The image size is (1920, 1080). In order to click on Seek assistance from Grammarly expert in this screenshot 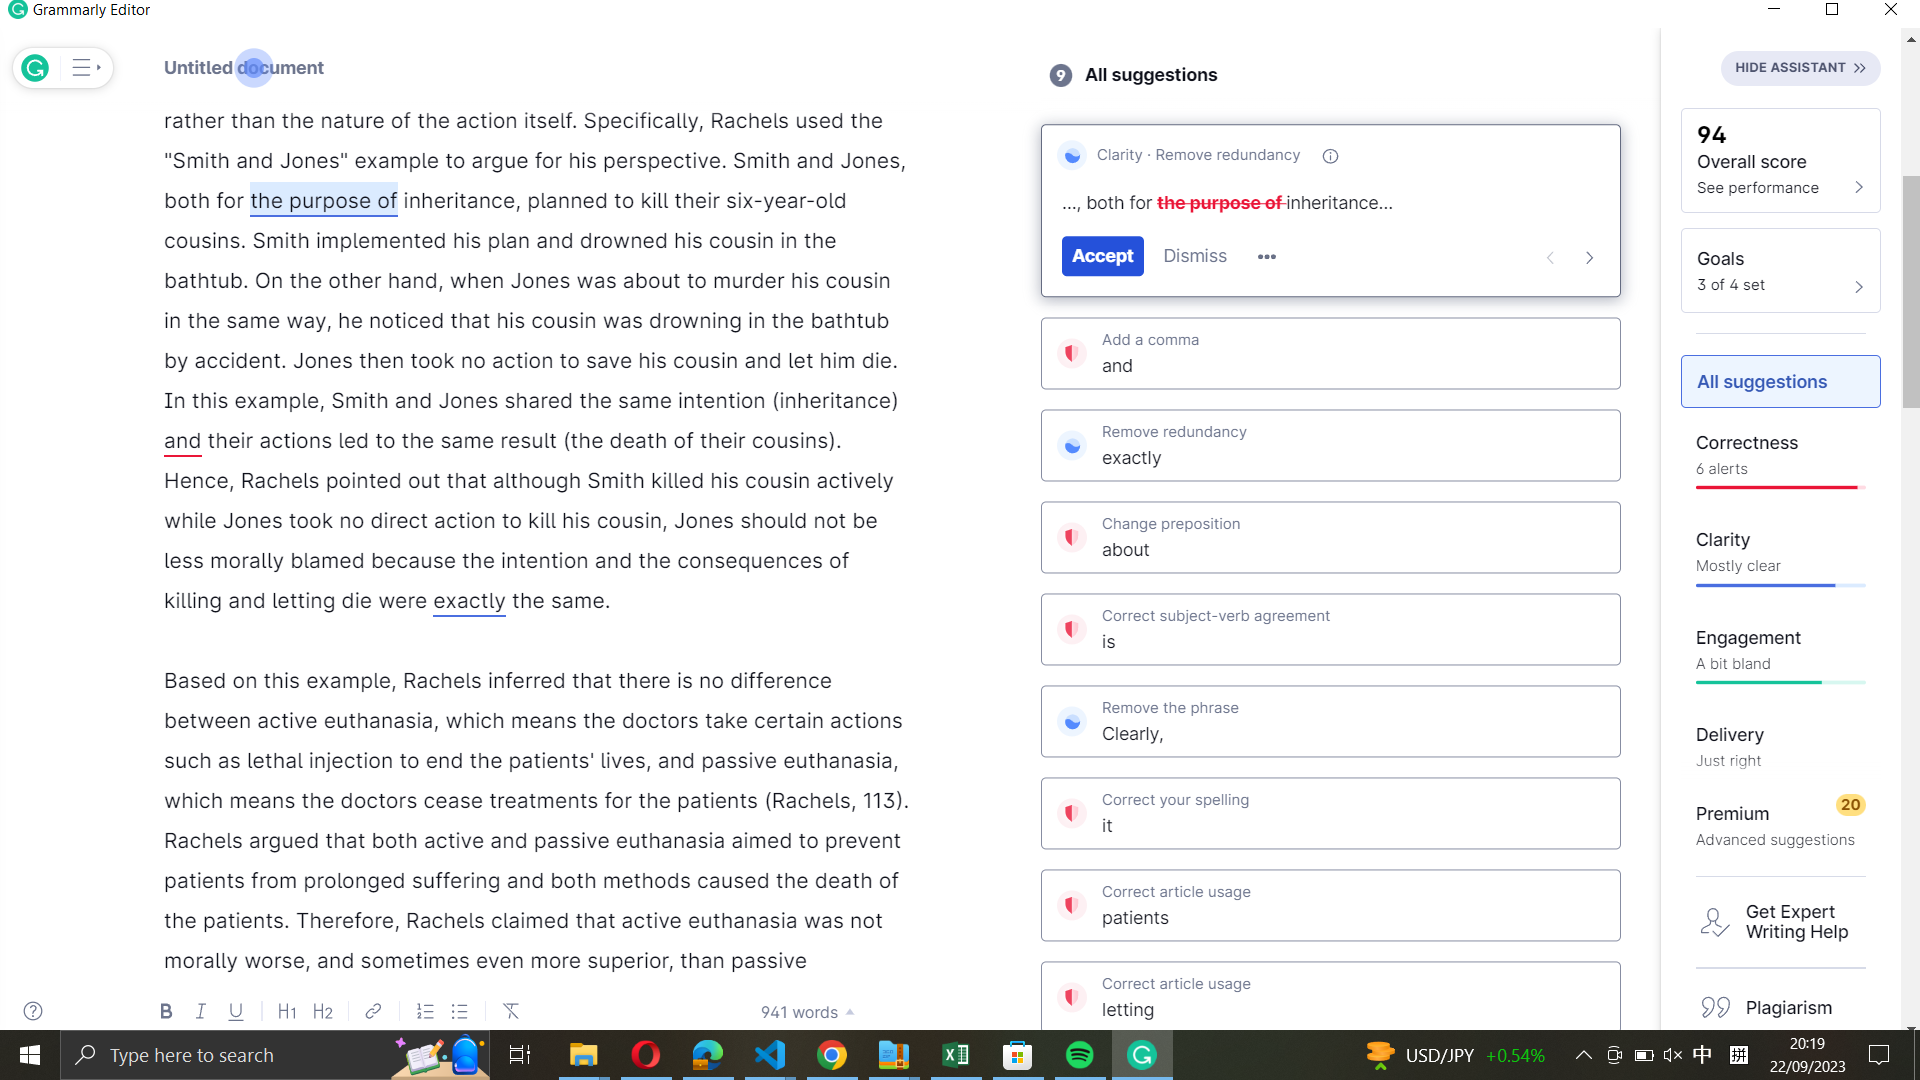, I will do `click(1782, 921)`.